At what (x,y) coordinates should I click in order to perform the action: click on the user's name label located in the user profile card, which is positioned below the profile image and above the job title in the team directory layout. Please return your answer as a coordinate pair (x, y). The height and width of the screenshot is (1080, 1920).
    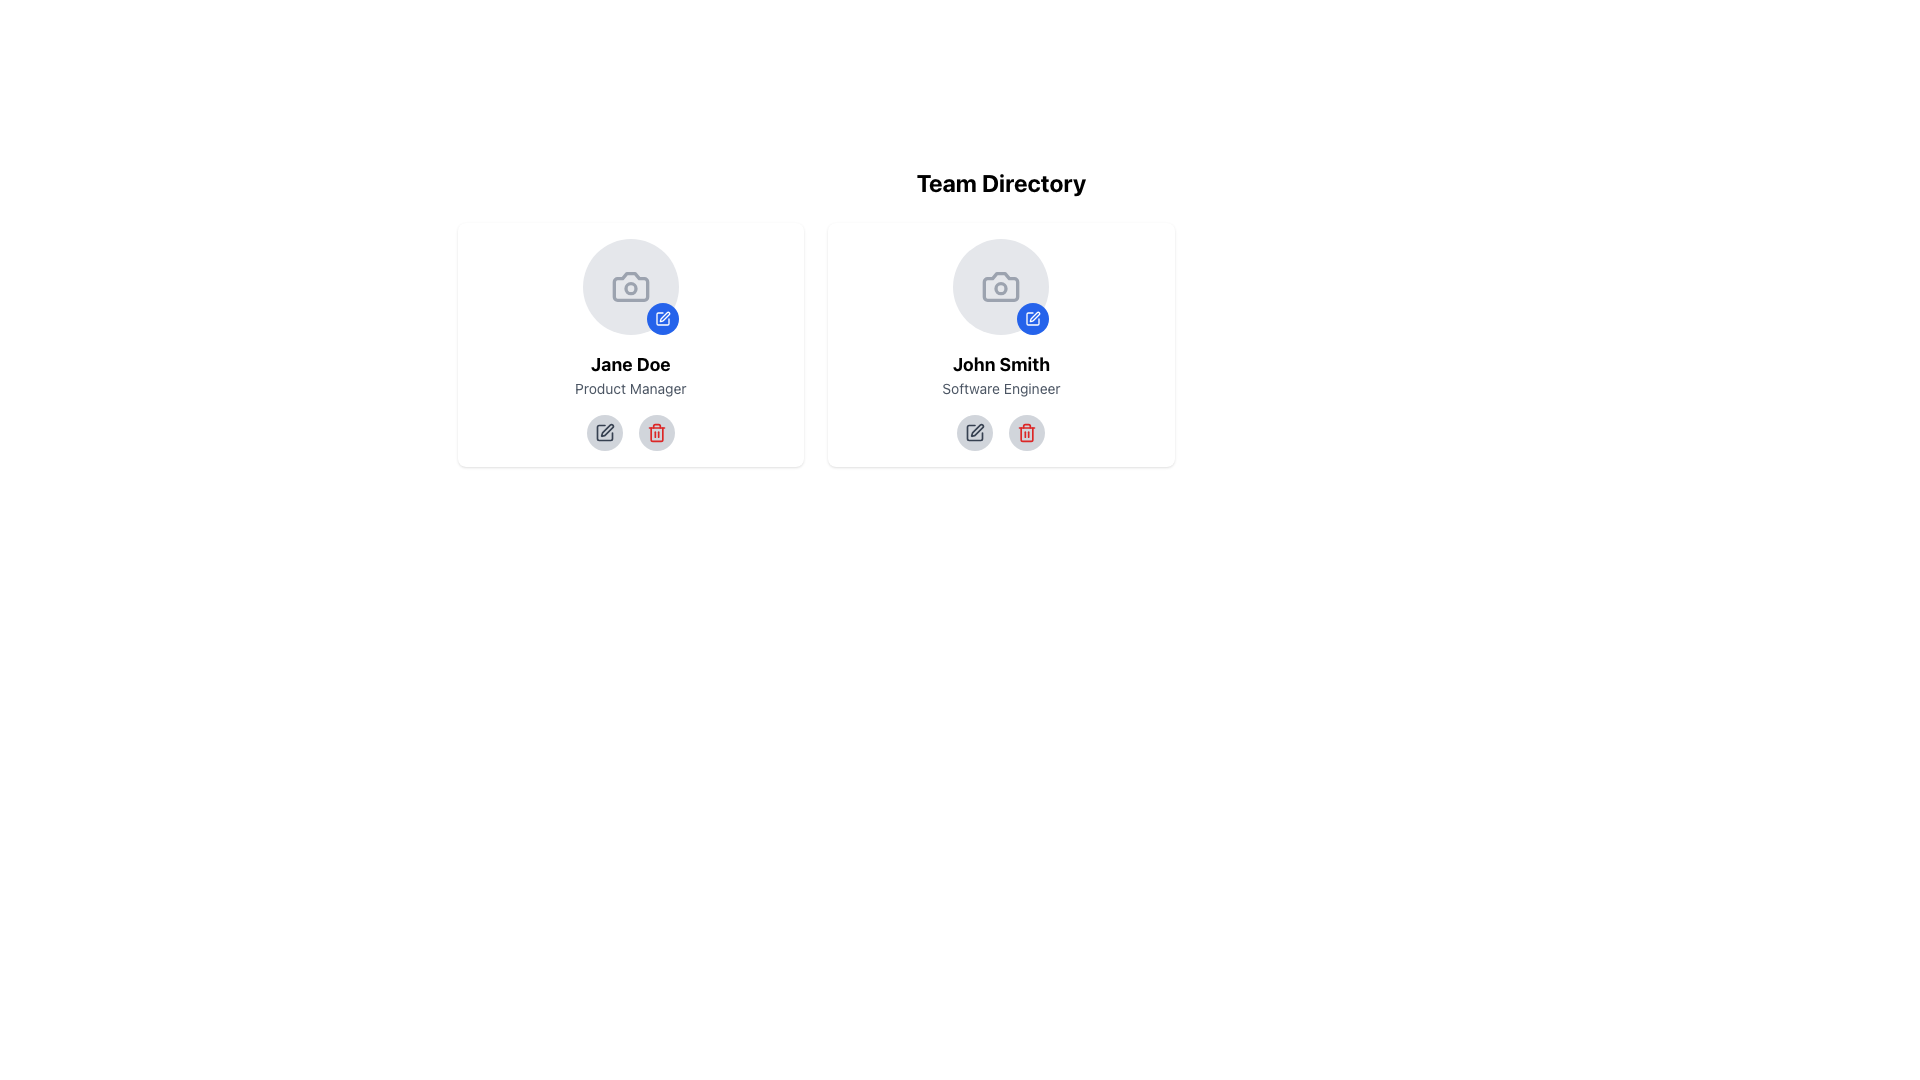
    Looking at the image, I should click on (1001, 365).